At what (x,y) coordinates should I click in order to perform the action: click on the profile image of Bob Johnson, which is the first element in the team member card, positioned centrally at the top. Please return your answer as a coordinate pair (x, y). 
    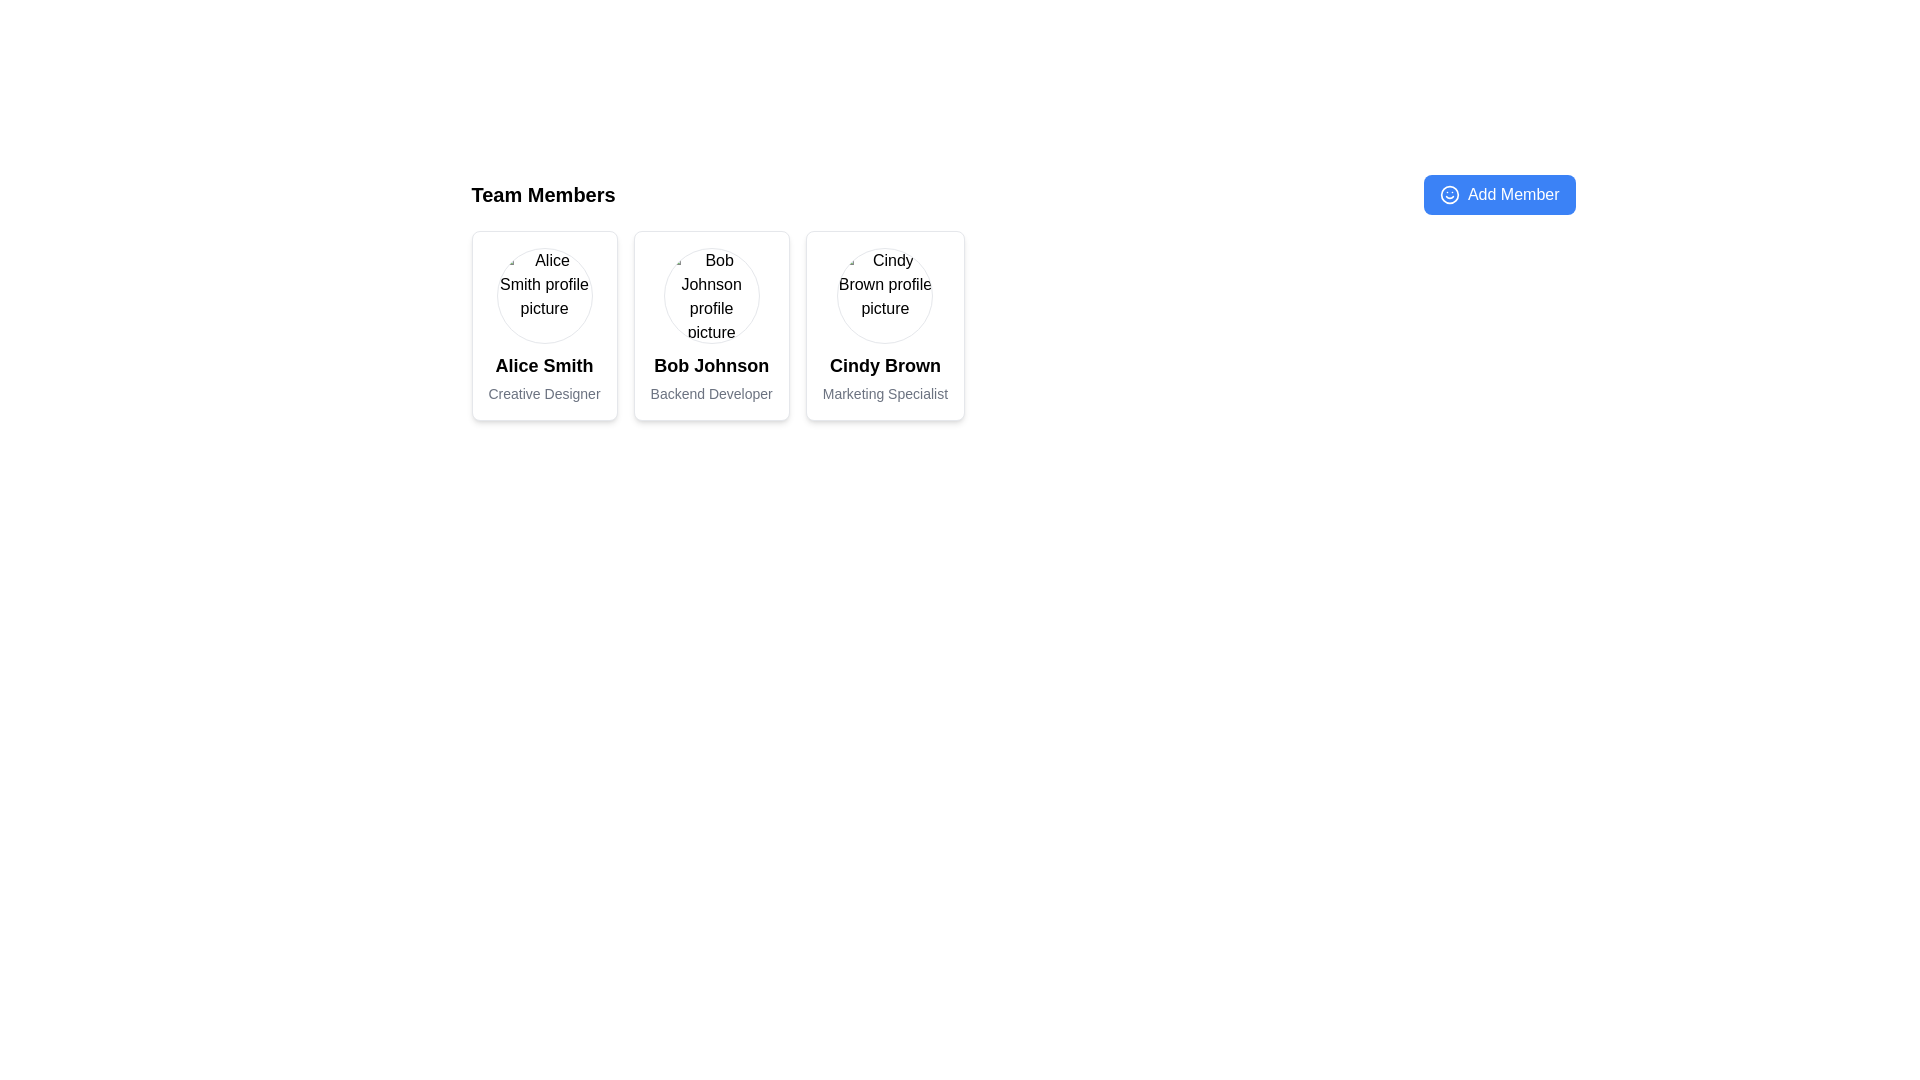
    Looking at the image, I should click on (711, 296).